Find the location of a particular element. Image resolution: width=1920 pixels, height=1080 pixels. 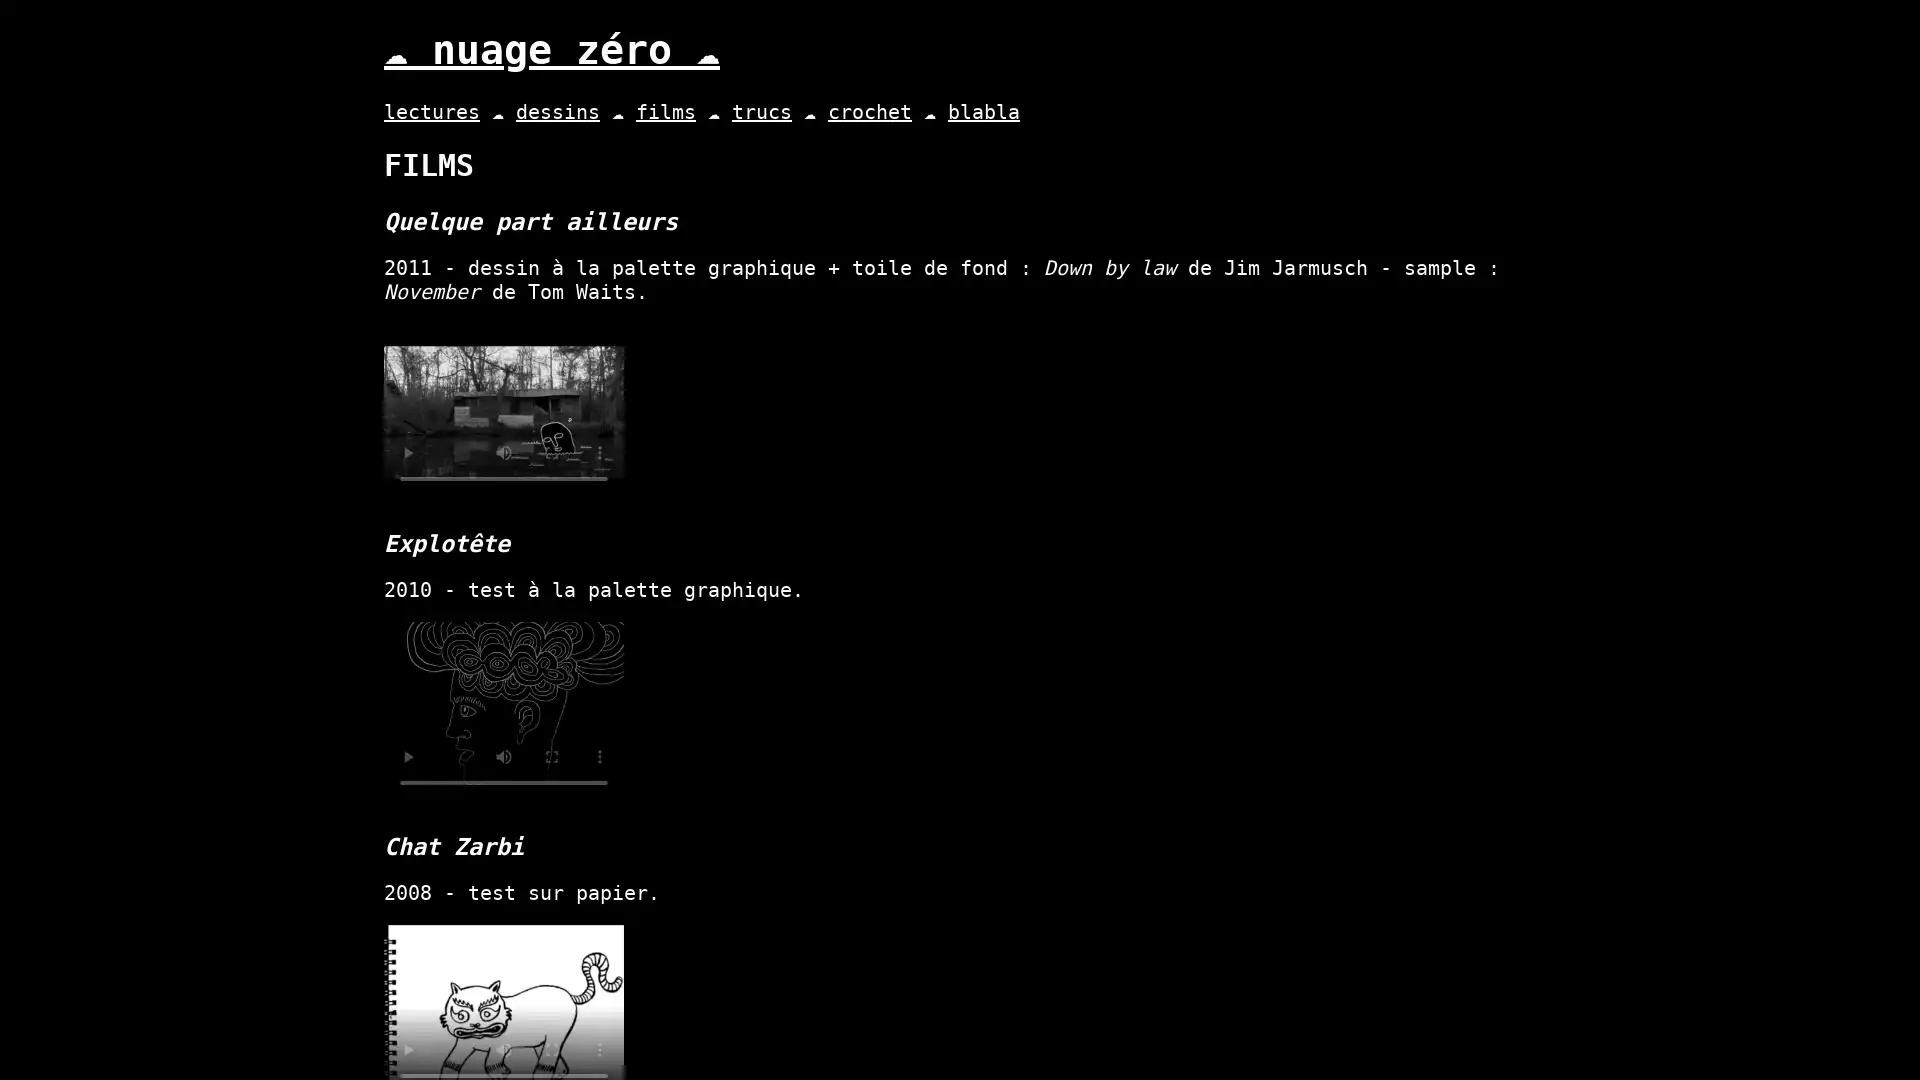

play is located at coordinates (407, 452).